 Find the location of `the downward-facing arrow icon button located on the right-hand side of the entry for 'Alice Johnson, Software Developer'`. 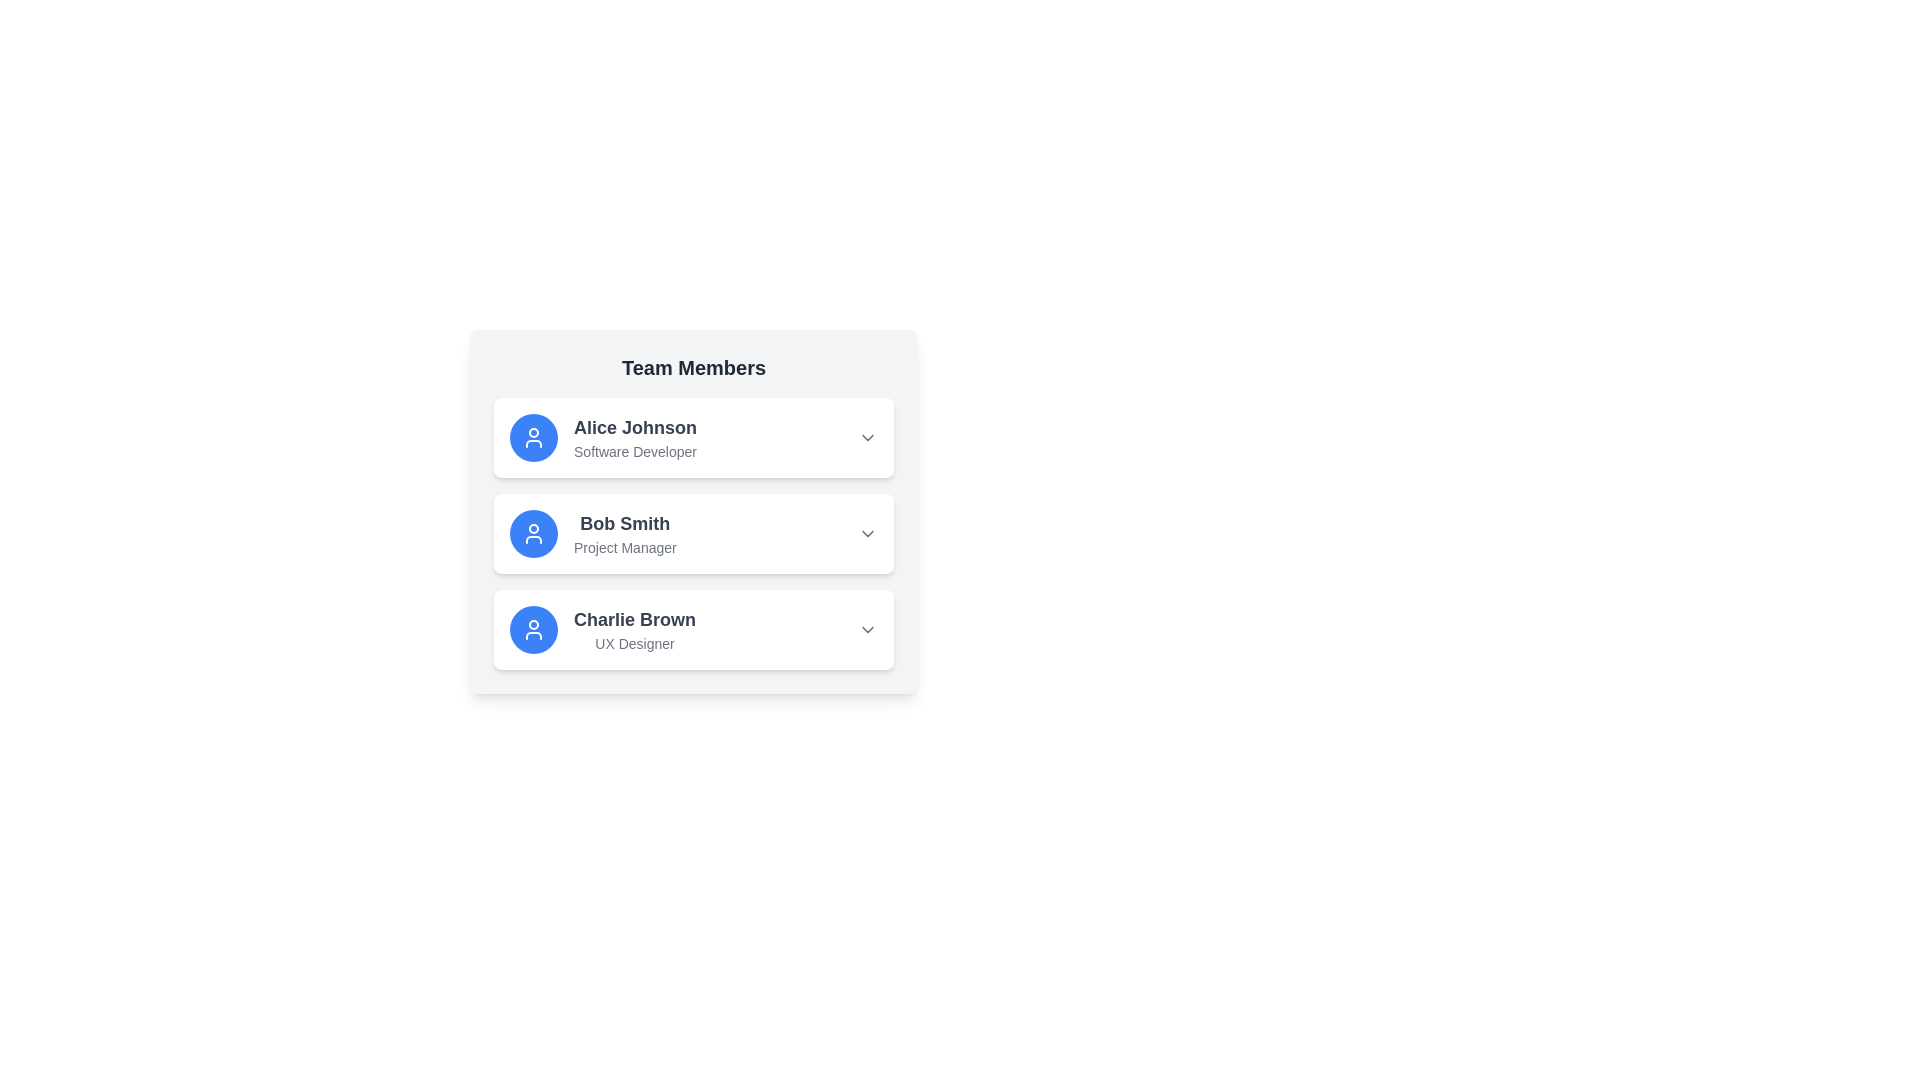

the downward-facing arrow icon button located on the right-hand side of the entry for 'Alice Johnson, Software Developer' is located at coordinates (868, 437).